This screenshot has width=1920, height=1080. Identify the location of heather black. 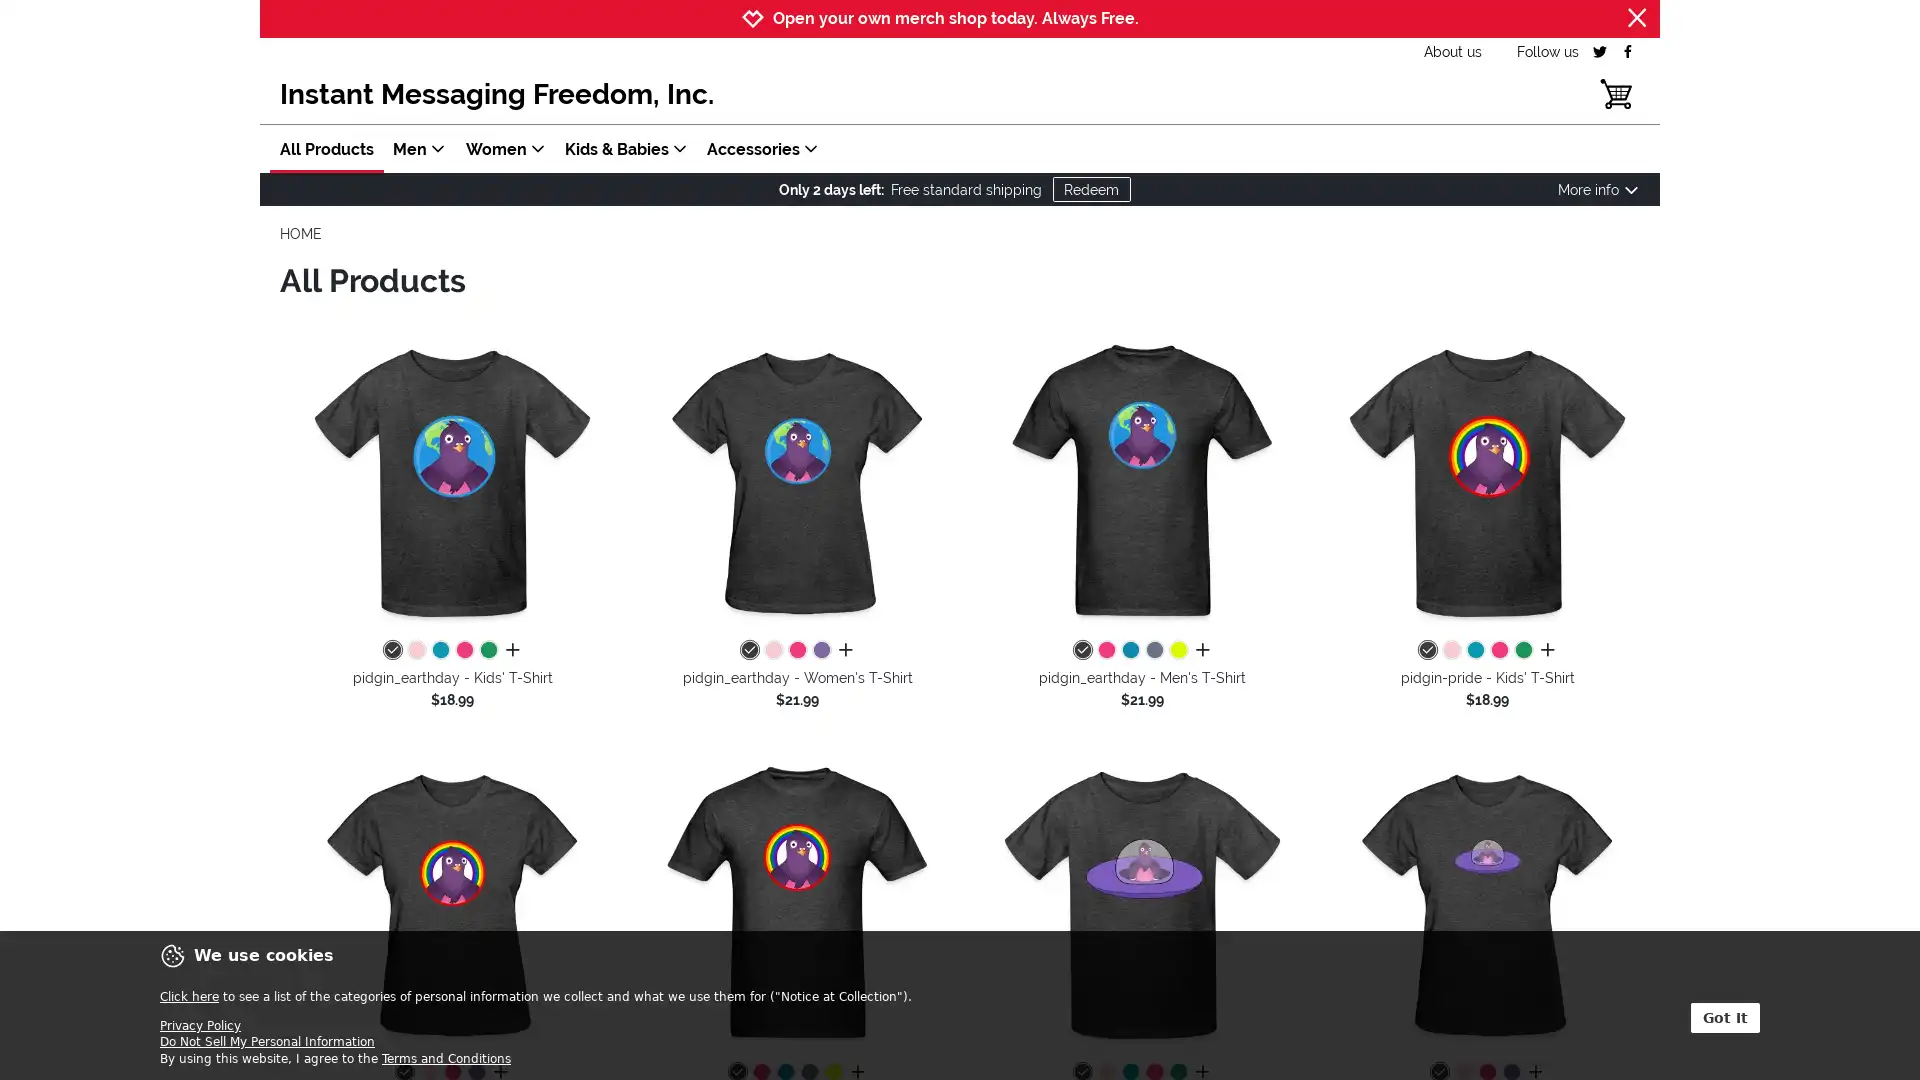
(1425, 651).